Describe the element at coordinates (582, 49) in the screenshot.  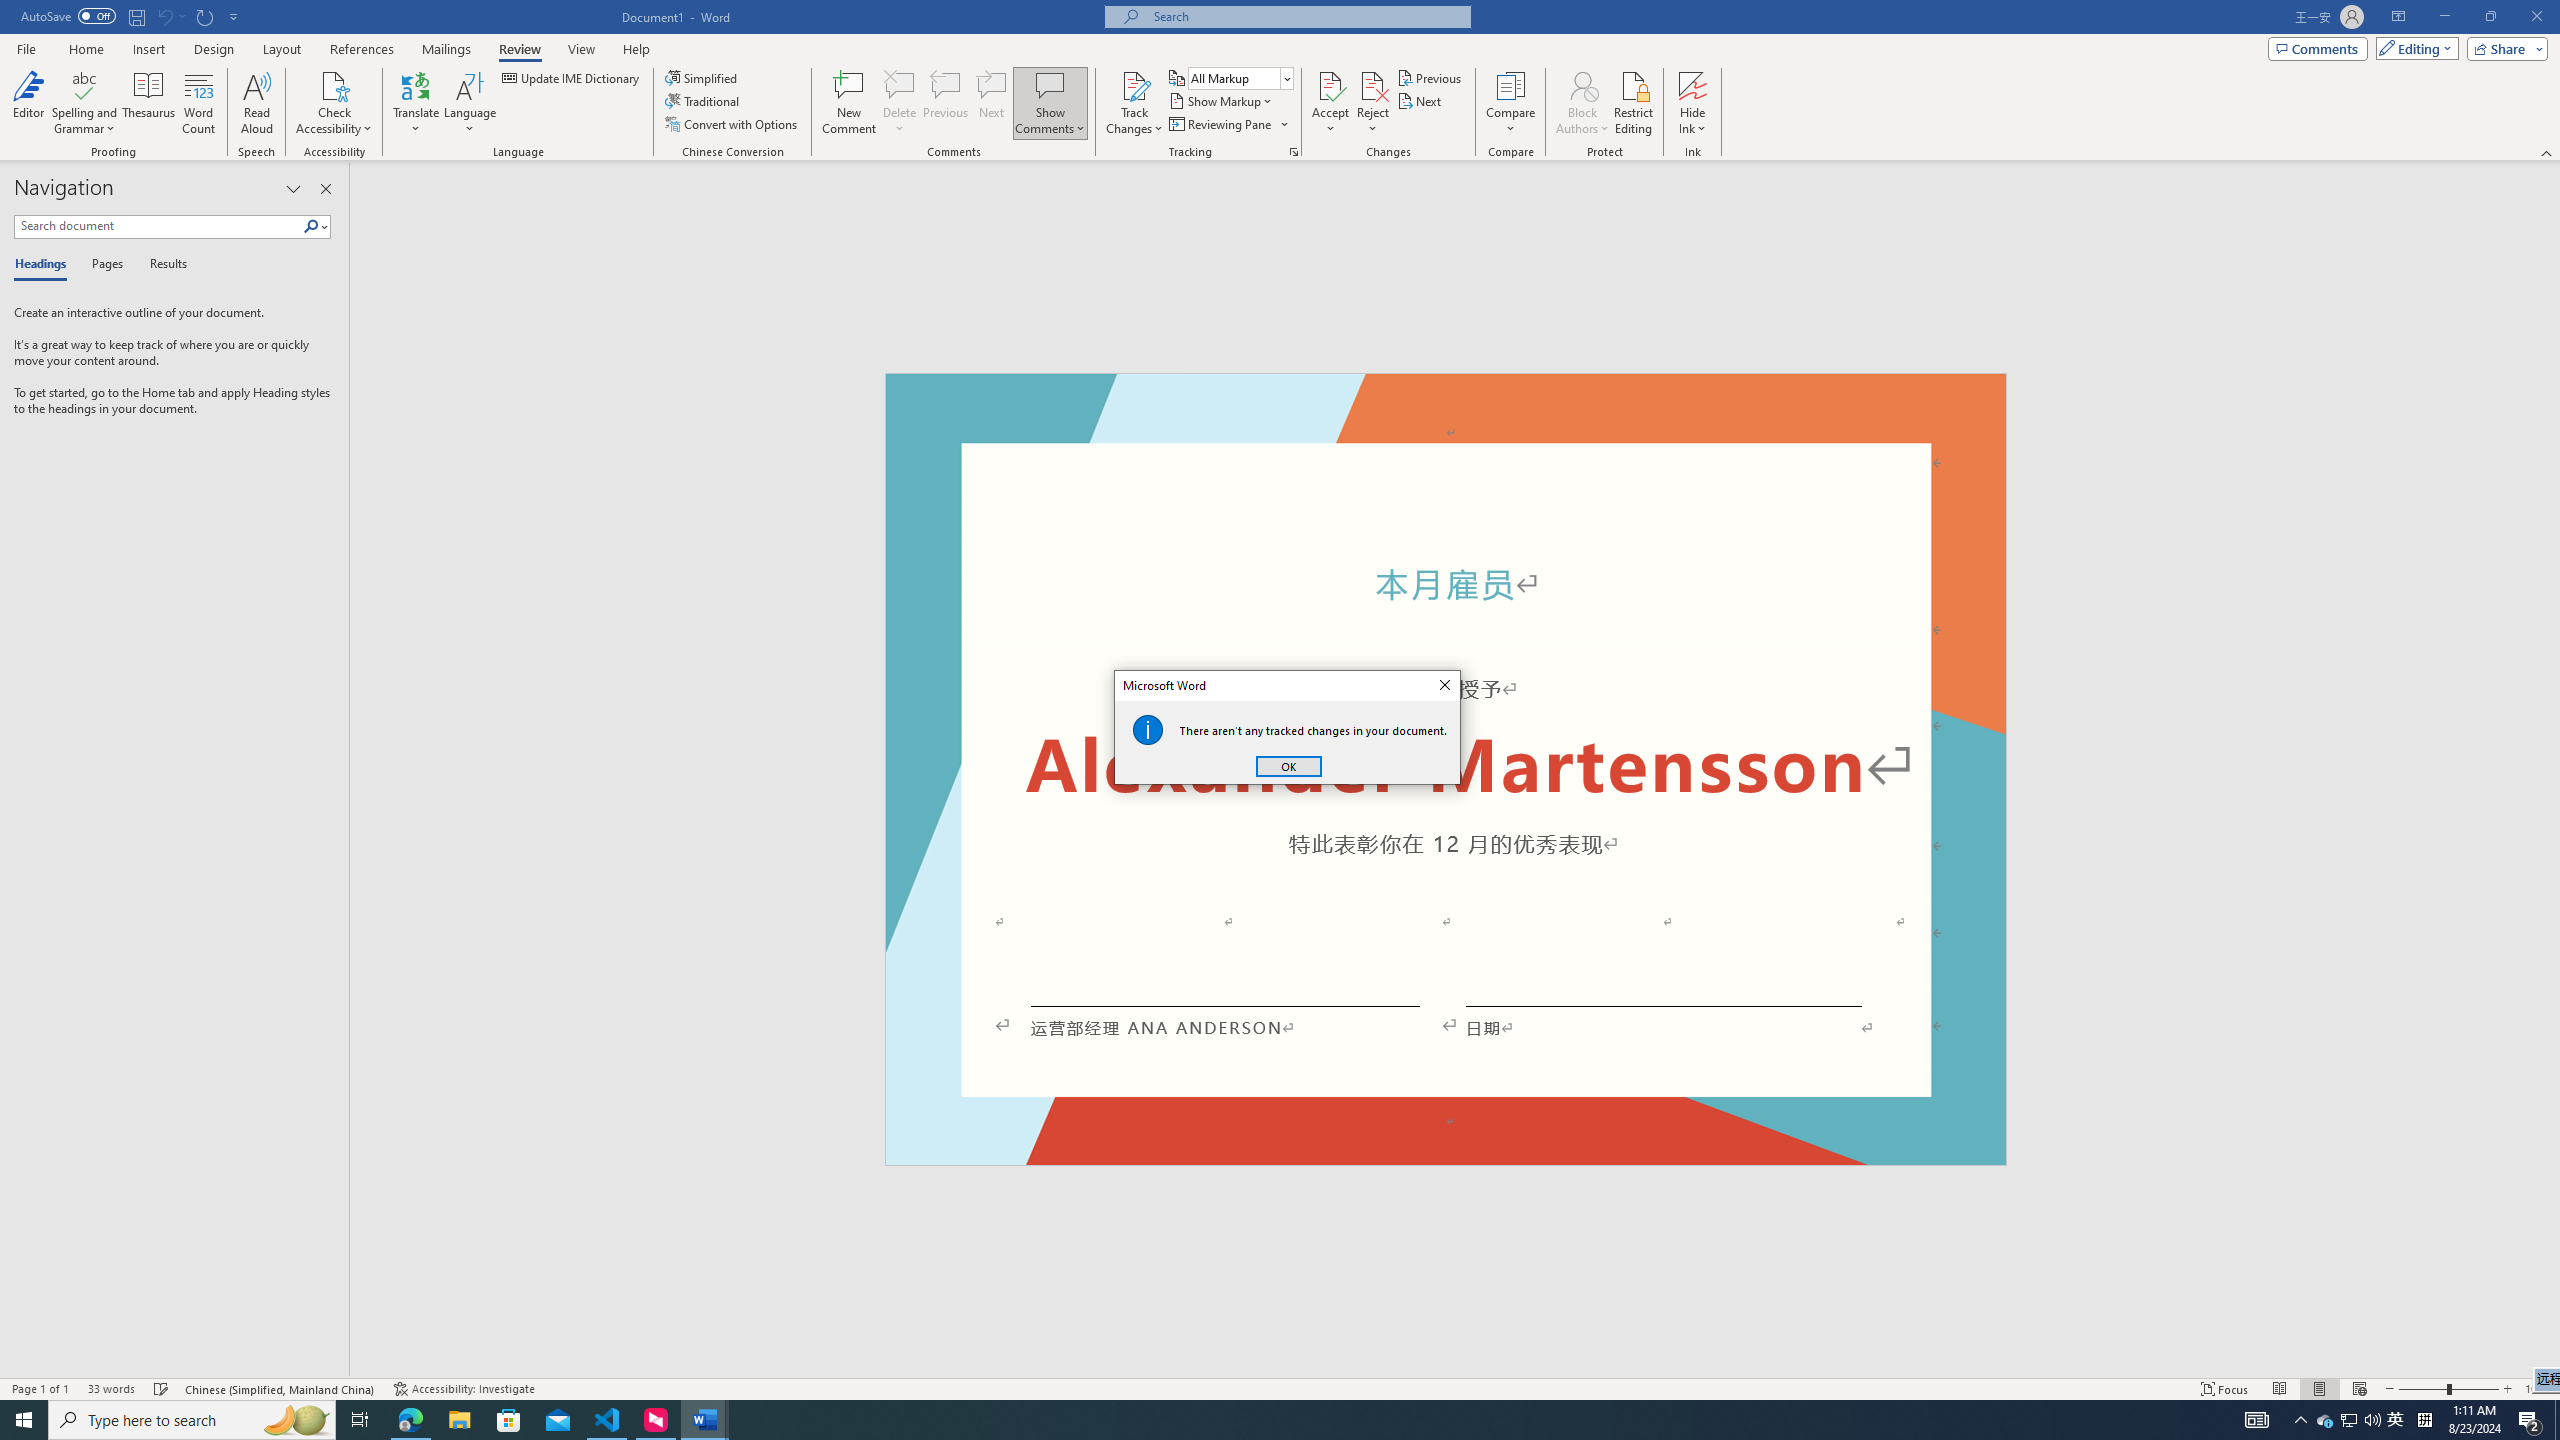
I see `'View'` at that location.